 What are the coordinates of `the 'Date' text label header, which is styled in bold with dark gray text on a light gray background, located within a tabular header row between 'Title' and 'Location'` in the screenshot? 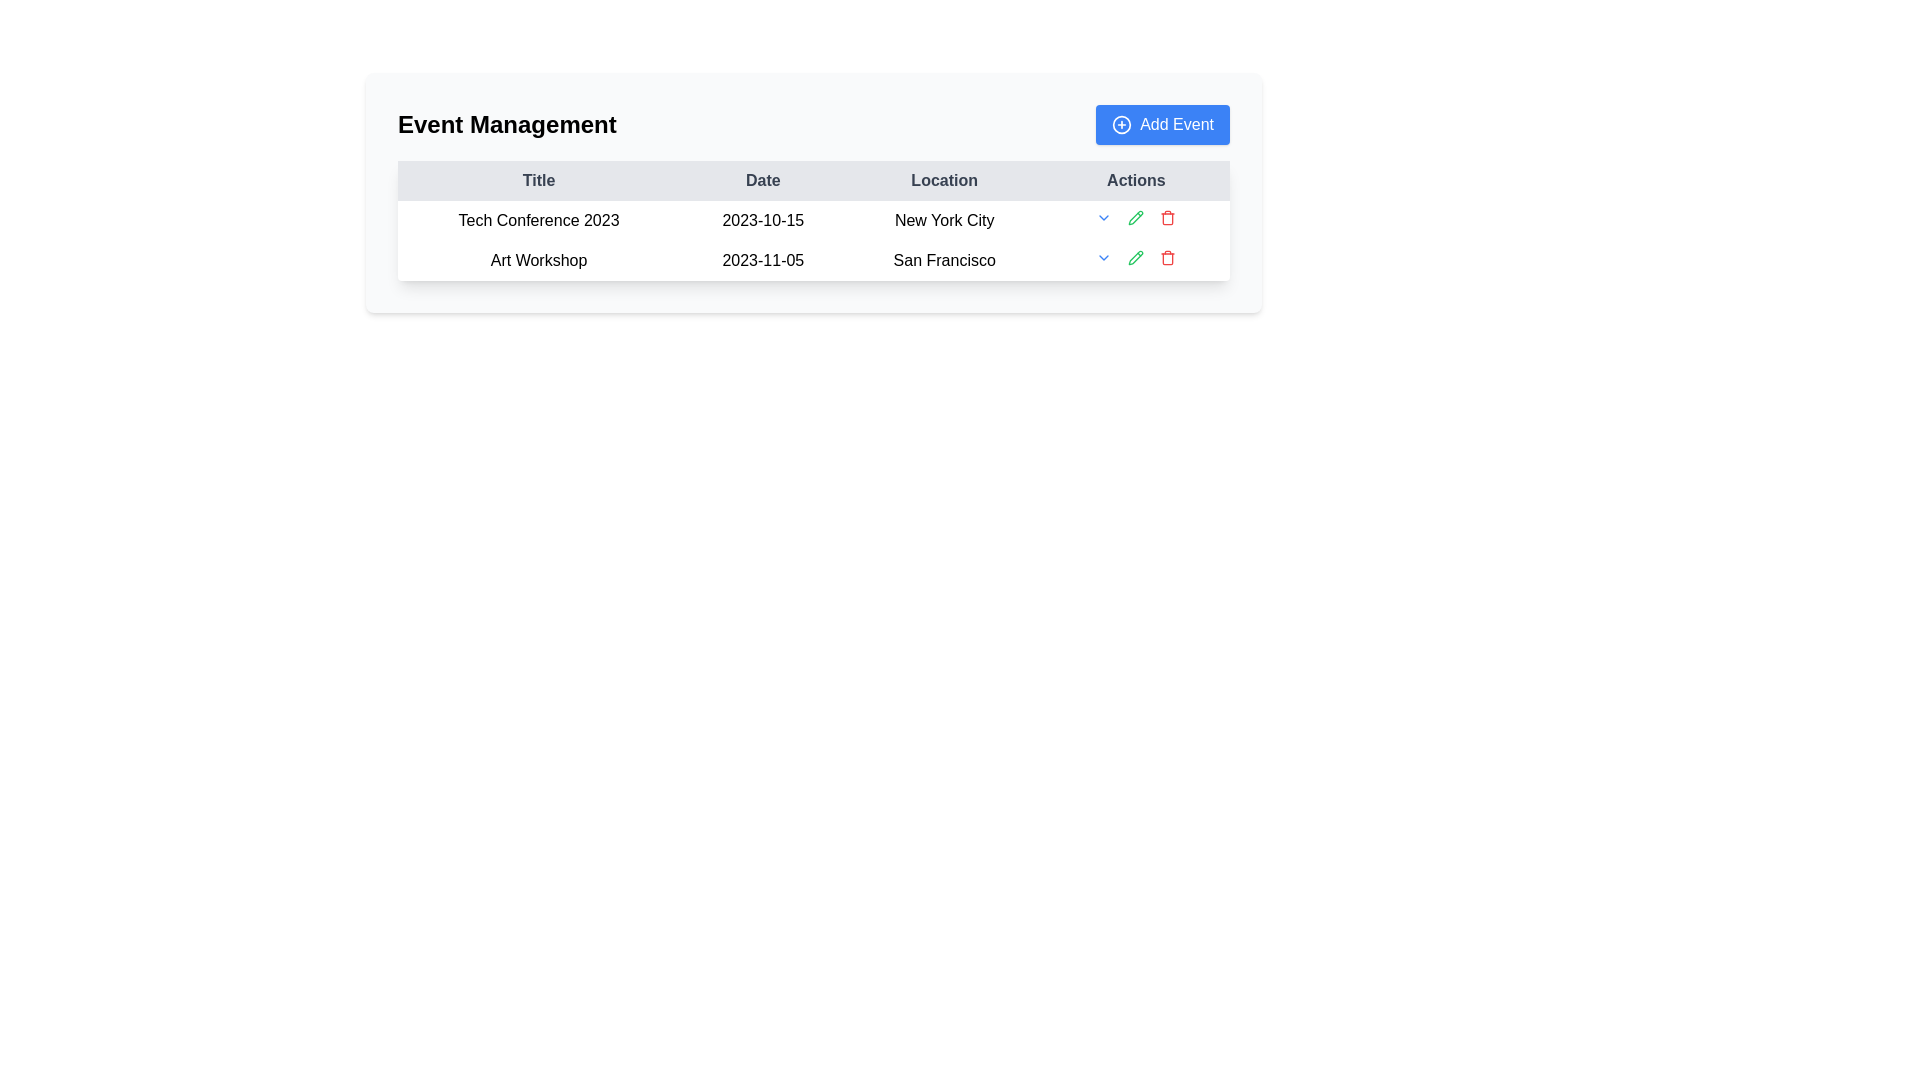 It's located at (762, 181).